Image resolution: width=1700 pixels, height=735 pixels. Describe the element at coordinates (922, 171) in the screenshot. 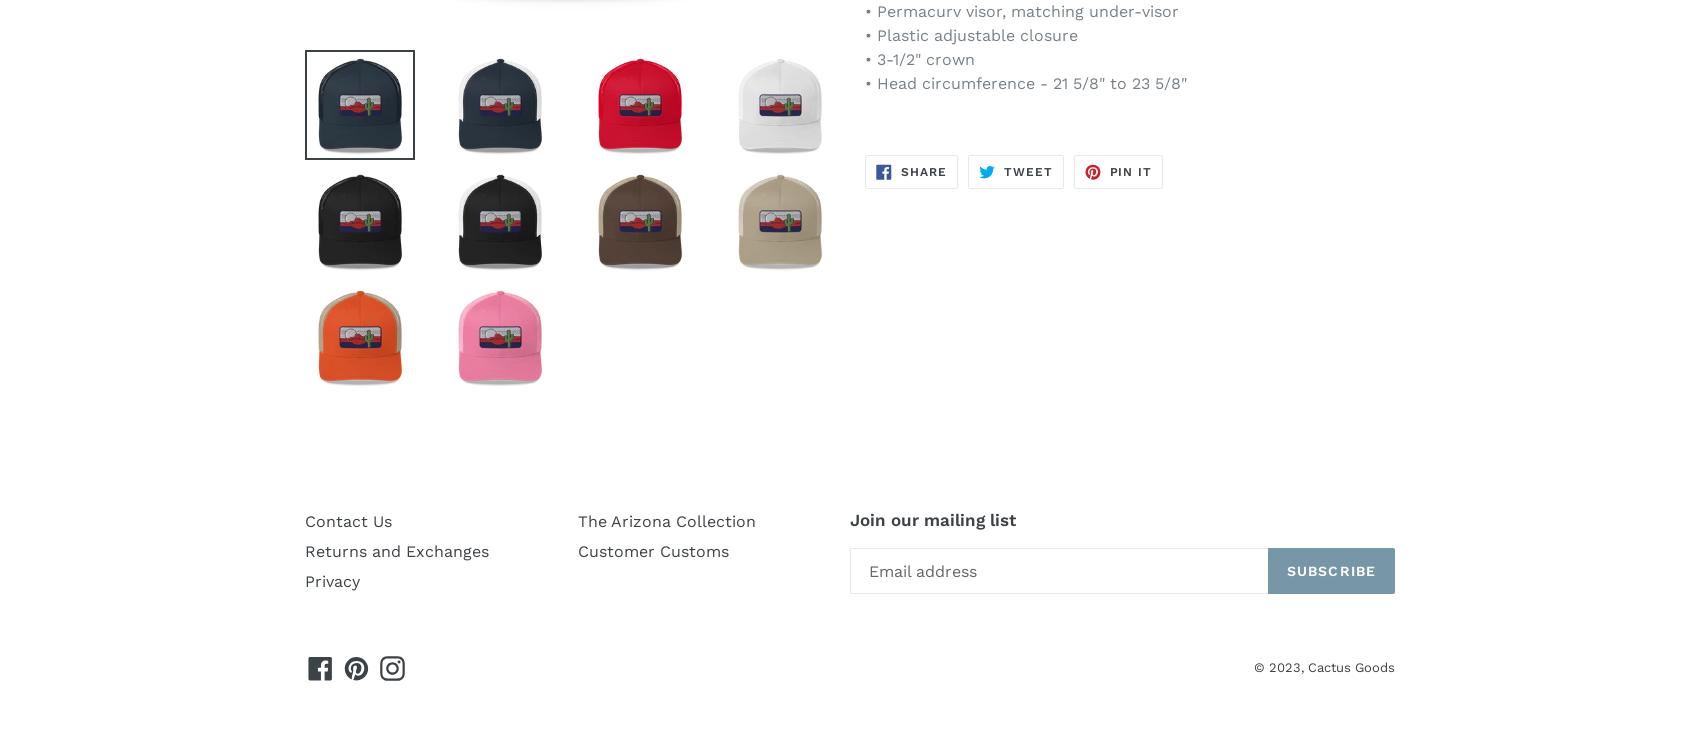

I see `'Share'` at that location.